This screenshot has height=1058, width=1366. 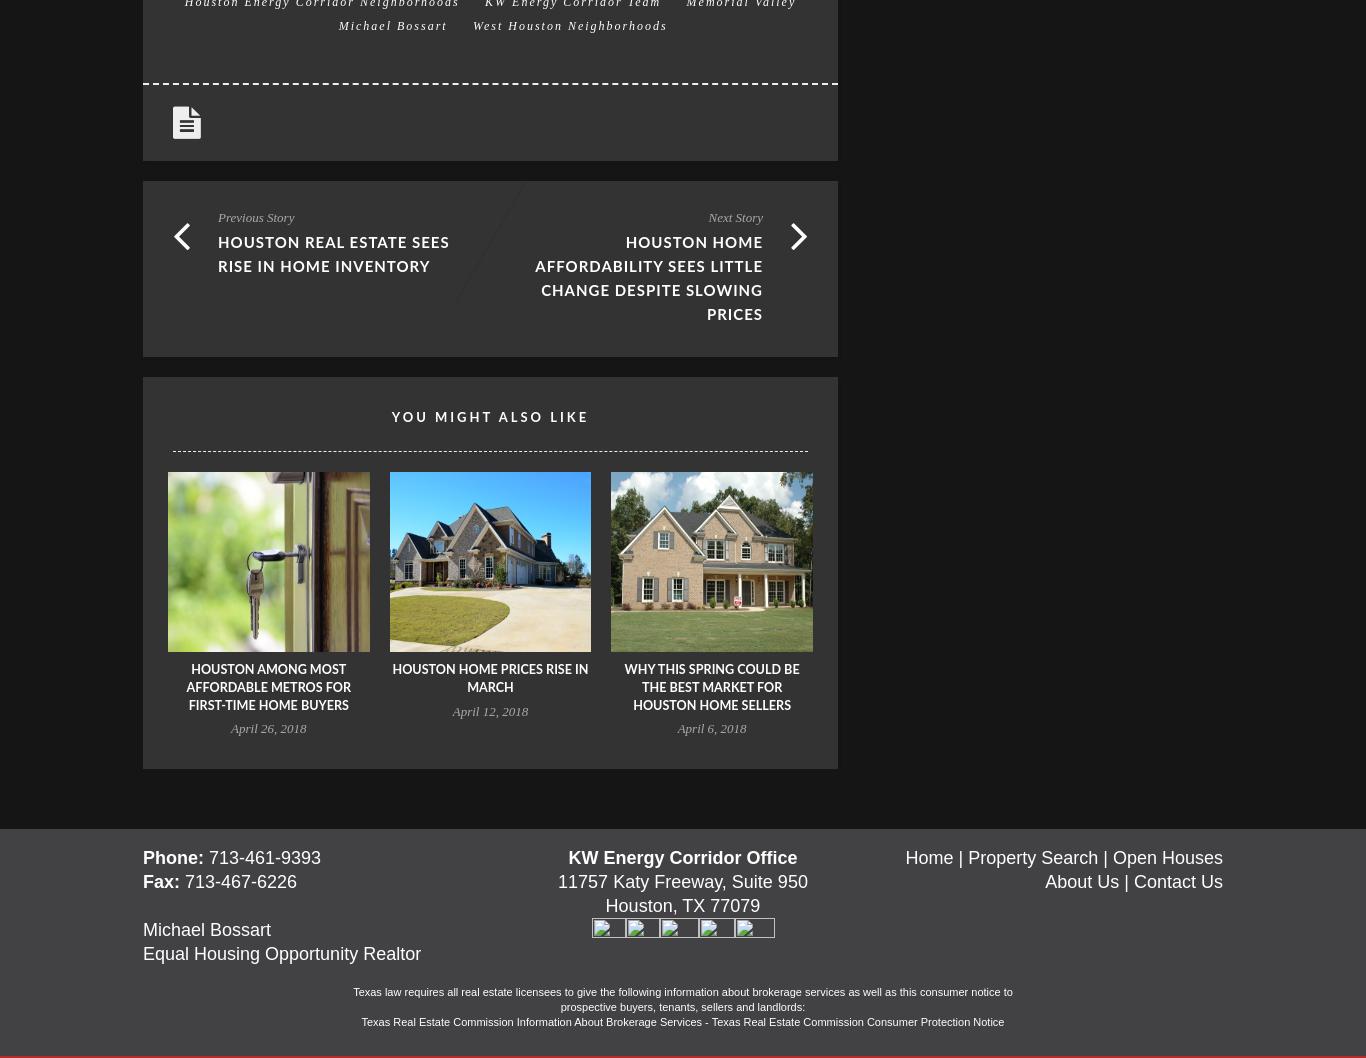 What do you see at coordinates (647, 278) in the screenshot?
I see `'Houston Home Affordability Sees Little Change Despite Slowing Prices'` at bounding box center [647, 278].